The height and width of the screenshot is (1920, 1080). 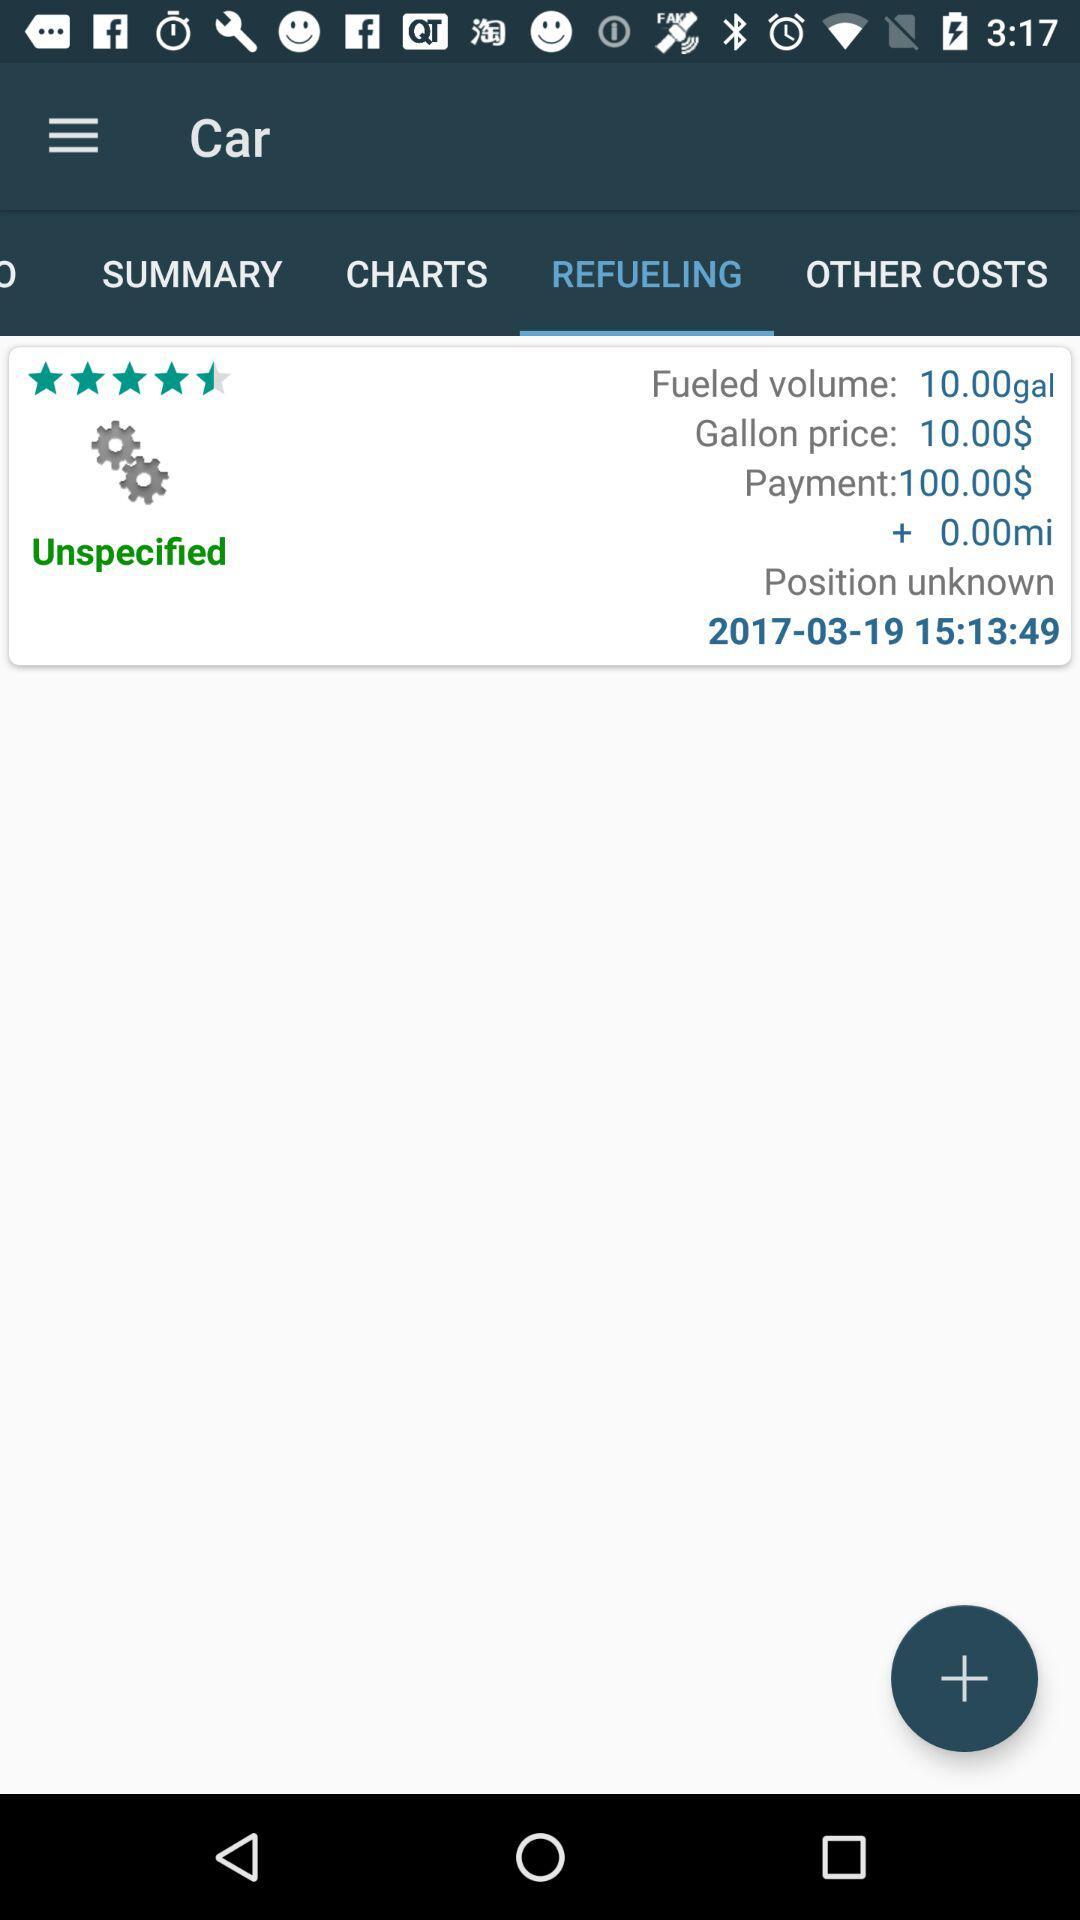 I want to click on 2017 03 19 icon, so click(x=883, y=628).